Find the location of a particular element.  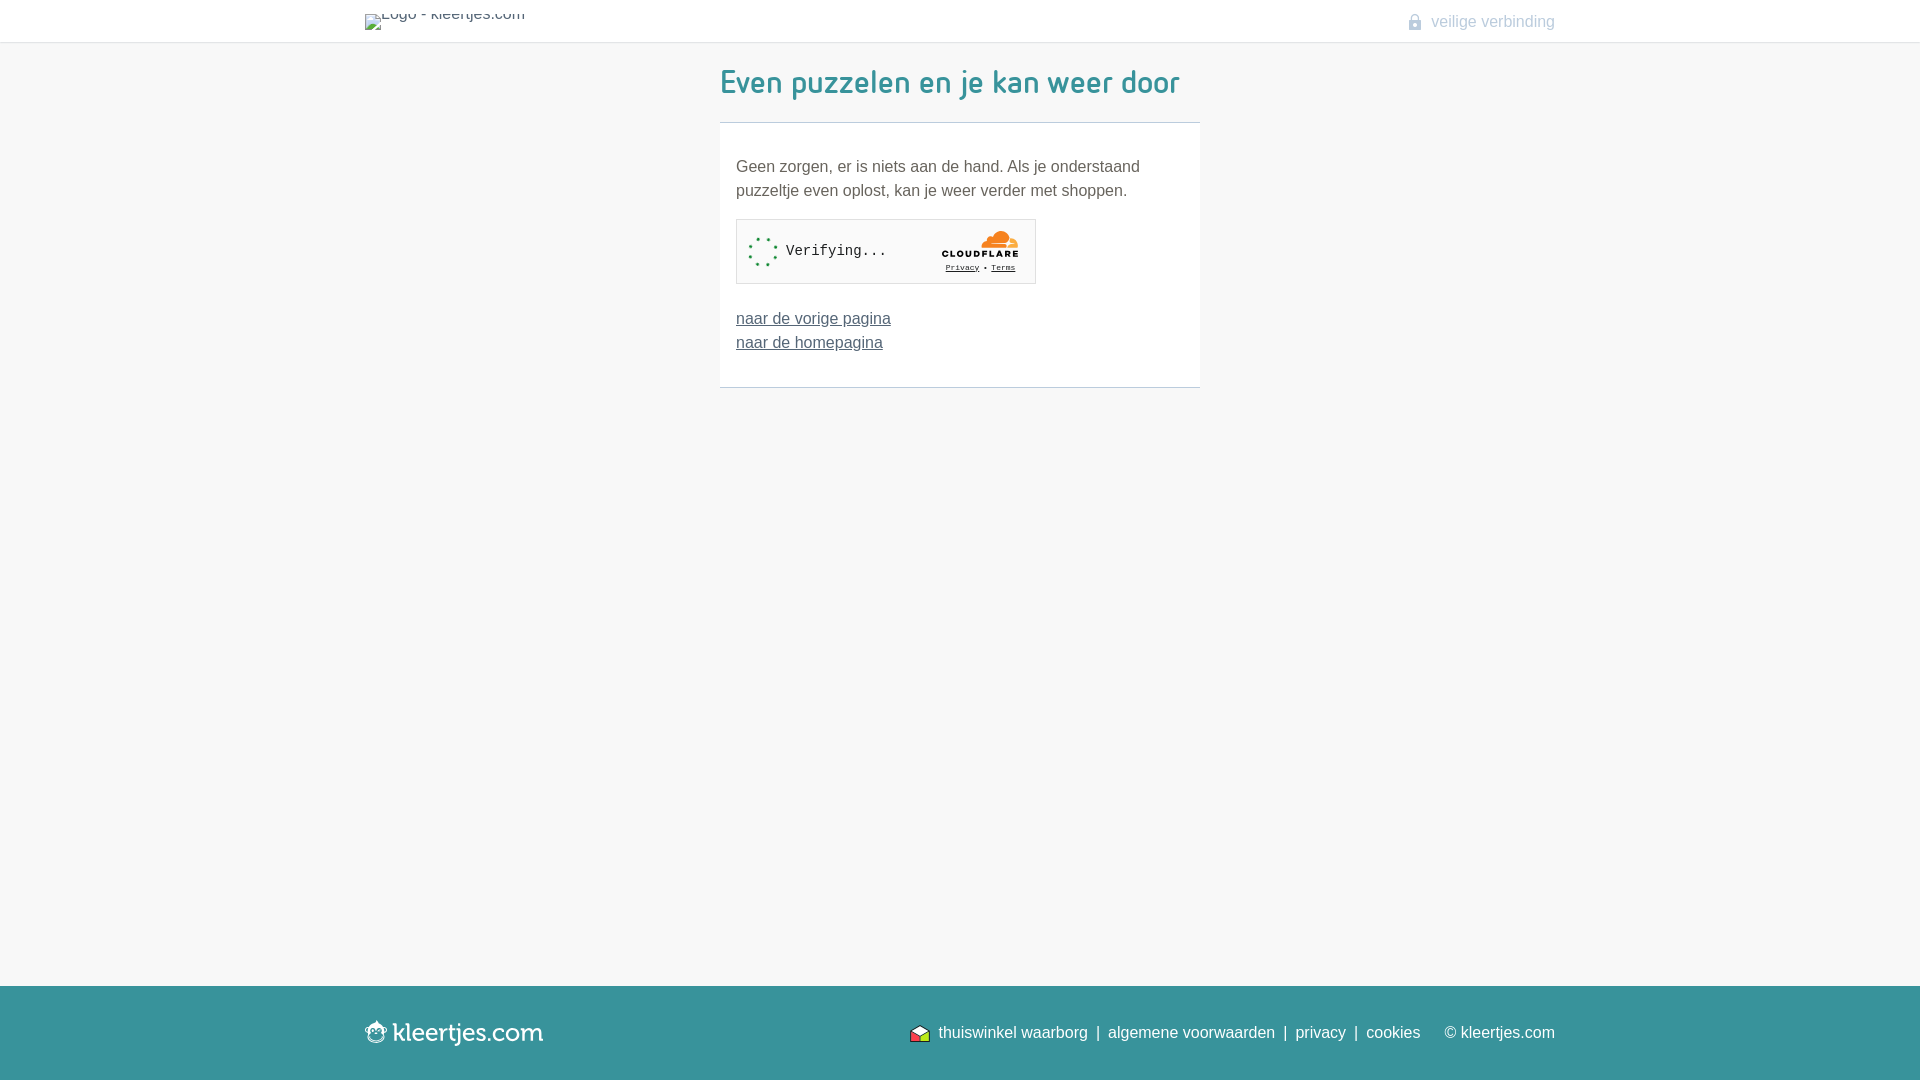

'naar de vorige pagina' is located at coordinates (813, 317).